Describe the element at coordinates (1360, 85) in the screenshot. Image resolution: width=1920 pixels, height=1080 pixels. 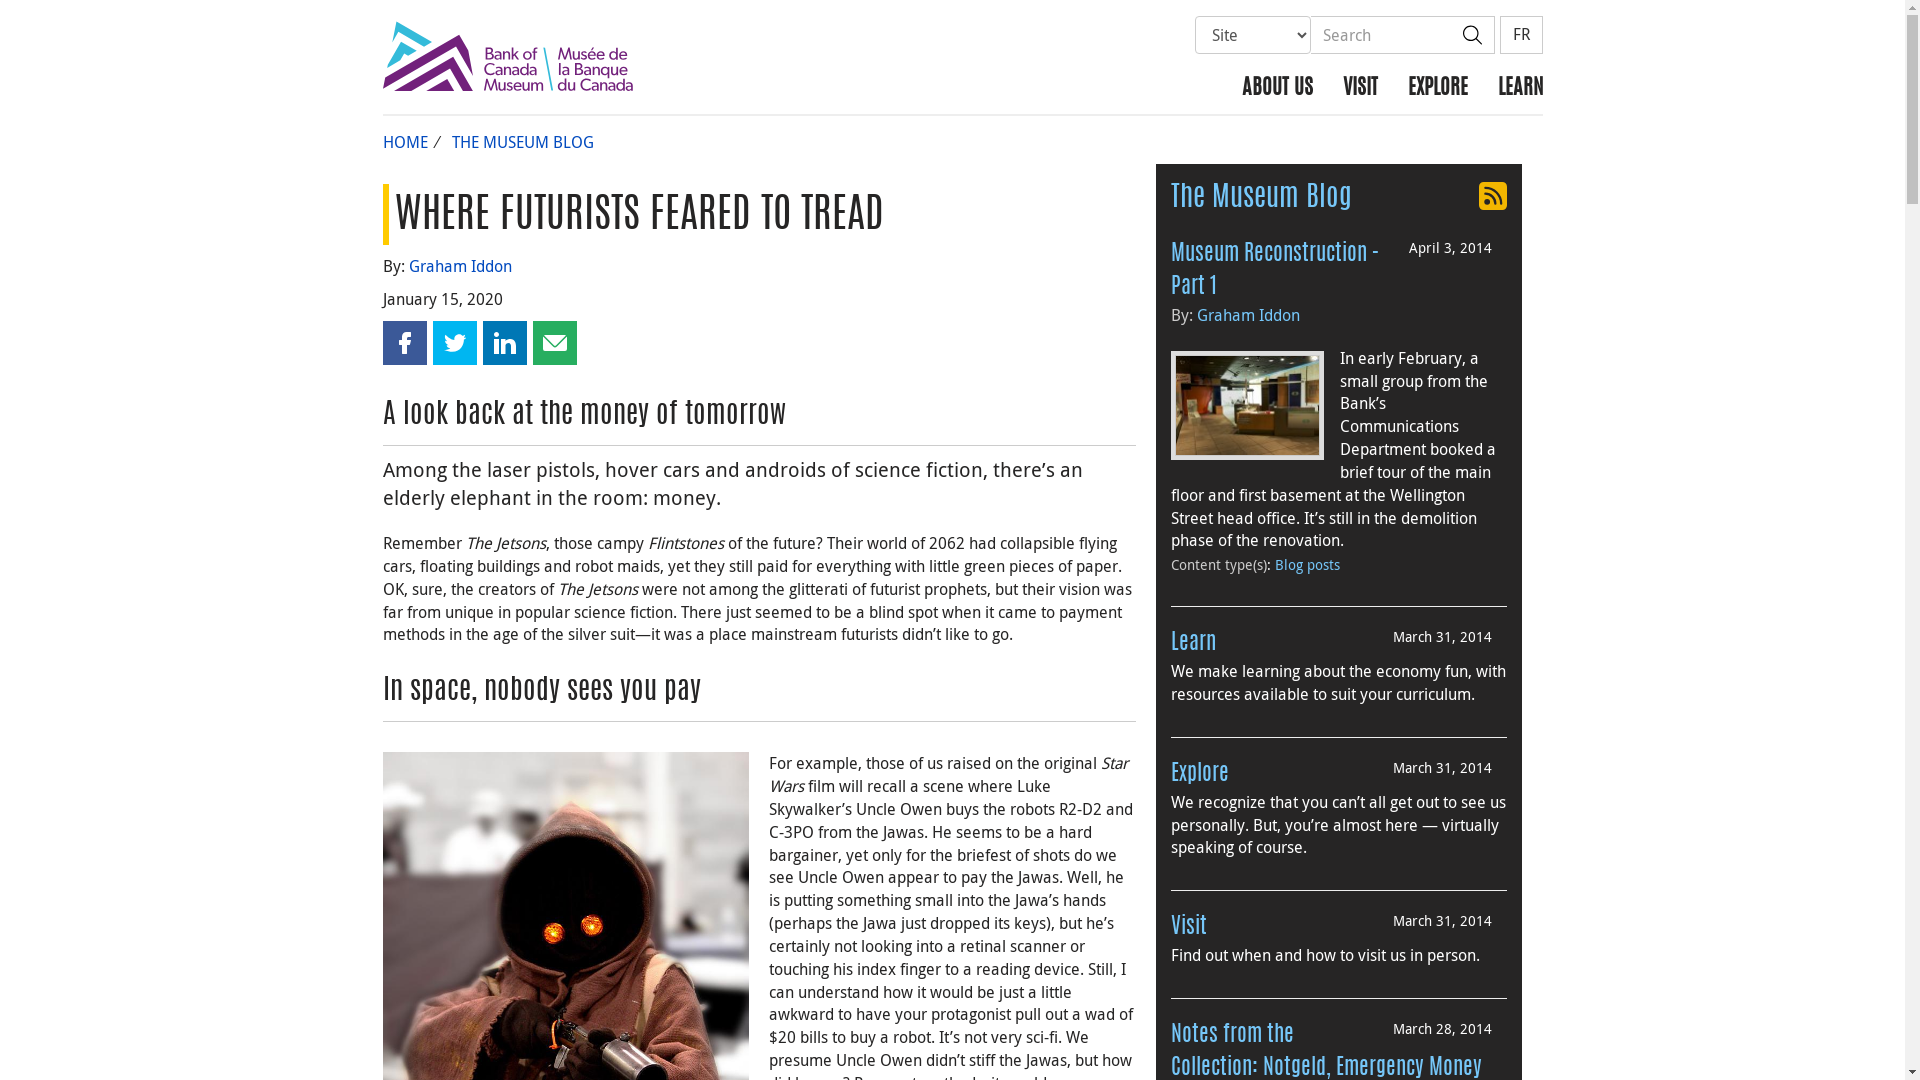
I see `'VISIT'` at that location.